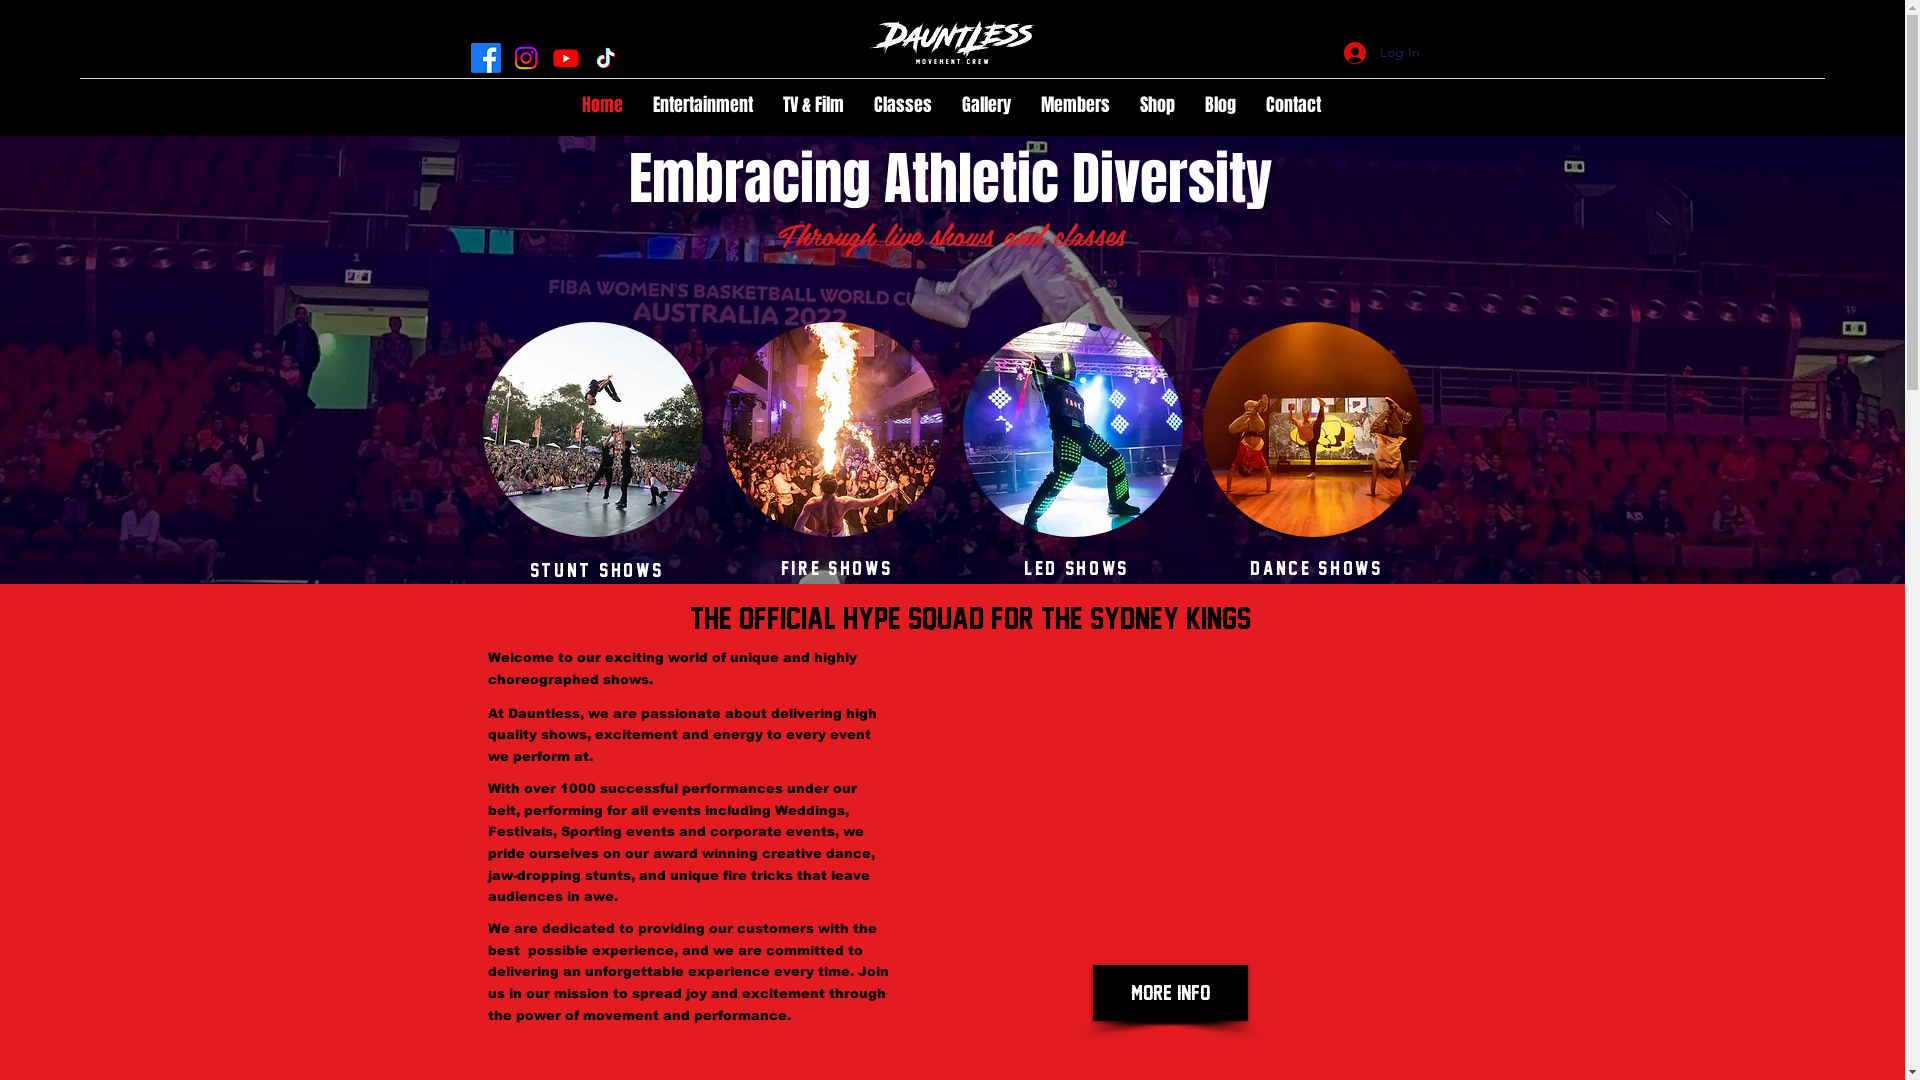 The image size is (1920, 1080). Describe the element at coordinates (767, 105) in the screenshot. I see `'TV & Film'` at that location.